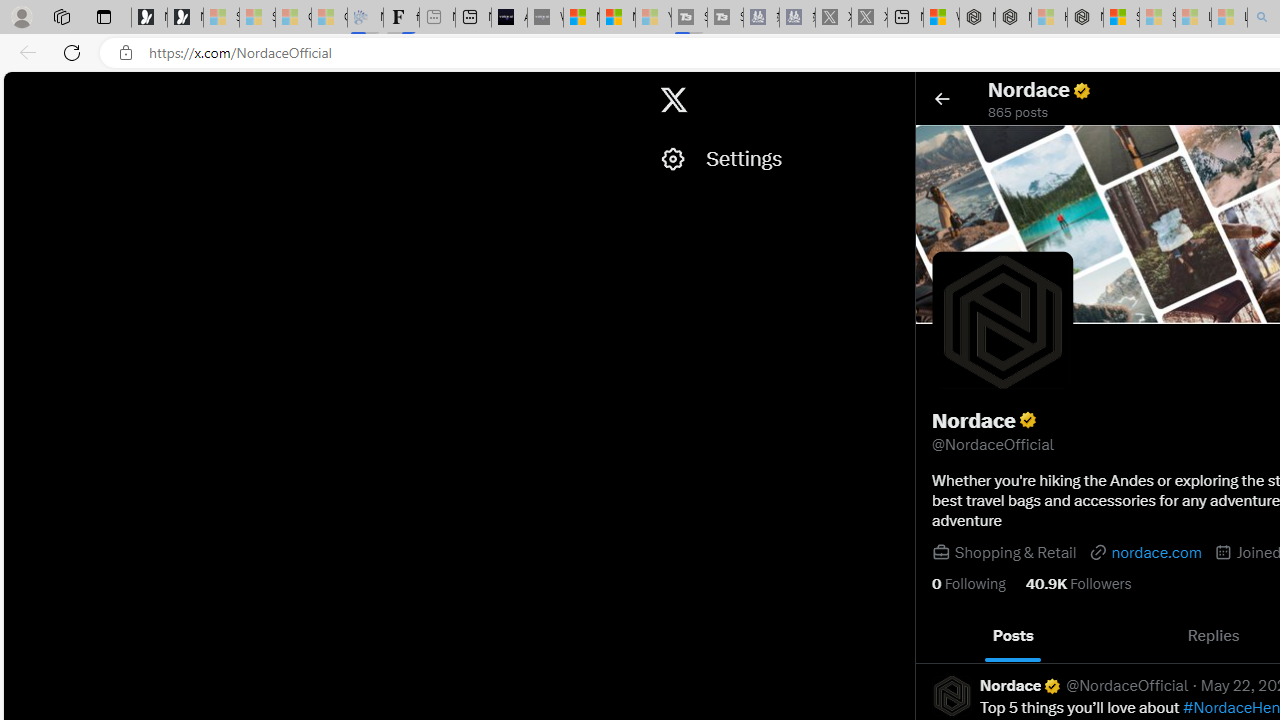  I want to click on '40.9K Followers', so click(1077, 583).